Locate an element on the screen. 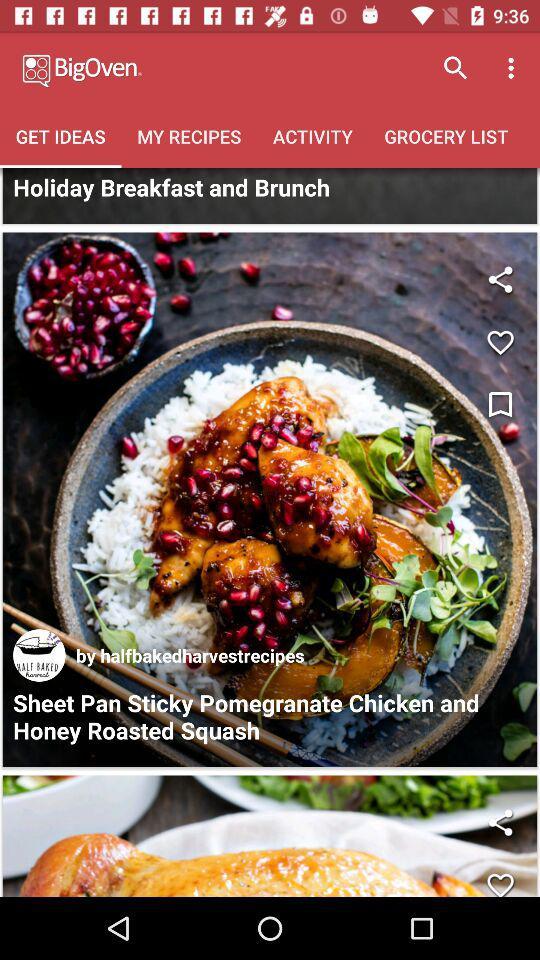 This screenshot has width=540, height=960. the item above grocery list is located at coordinates (513, 68).